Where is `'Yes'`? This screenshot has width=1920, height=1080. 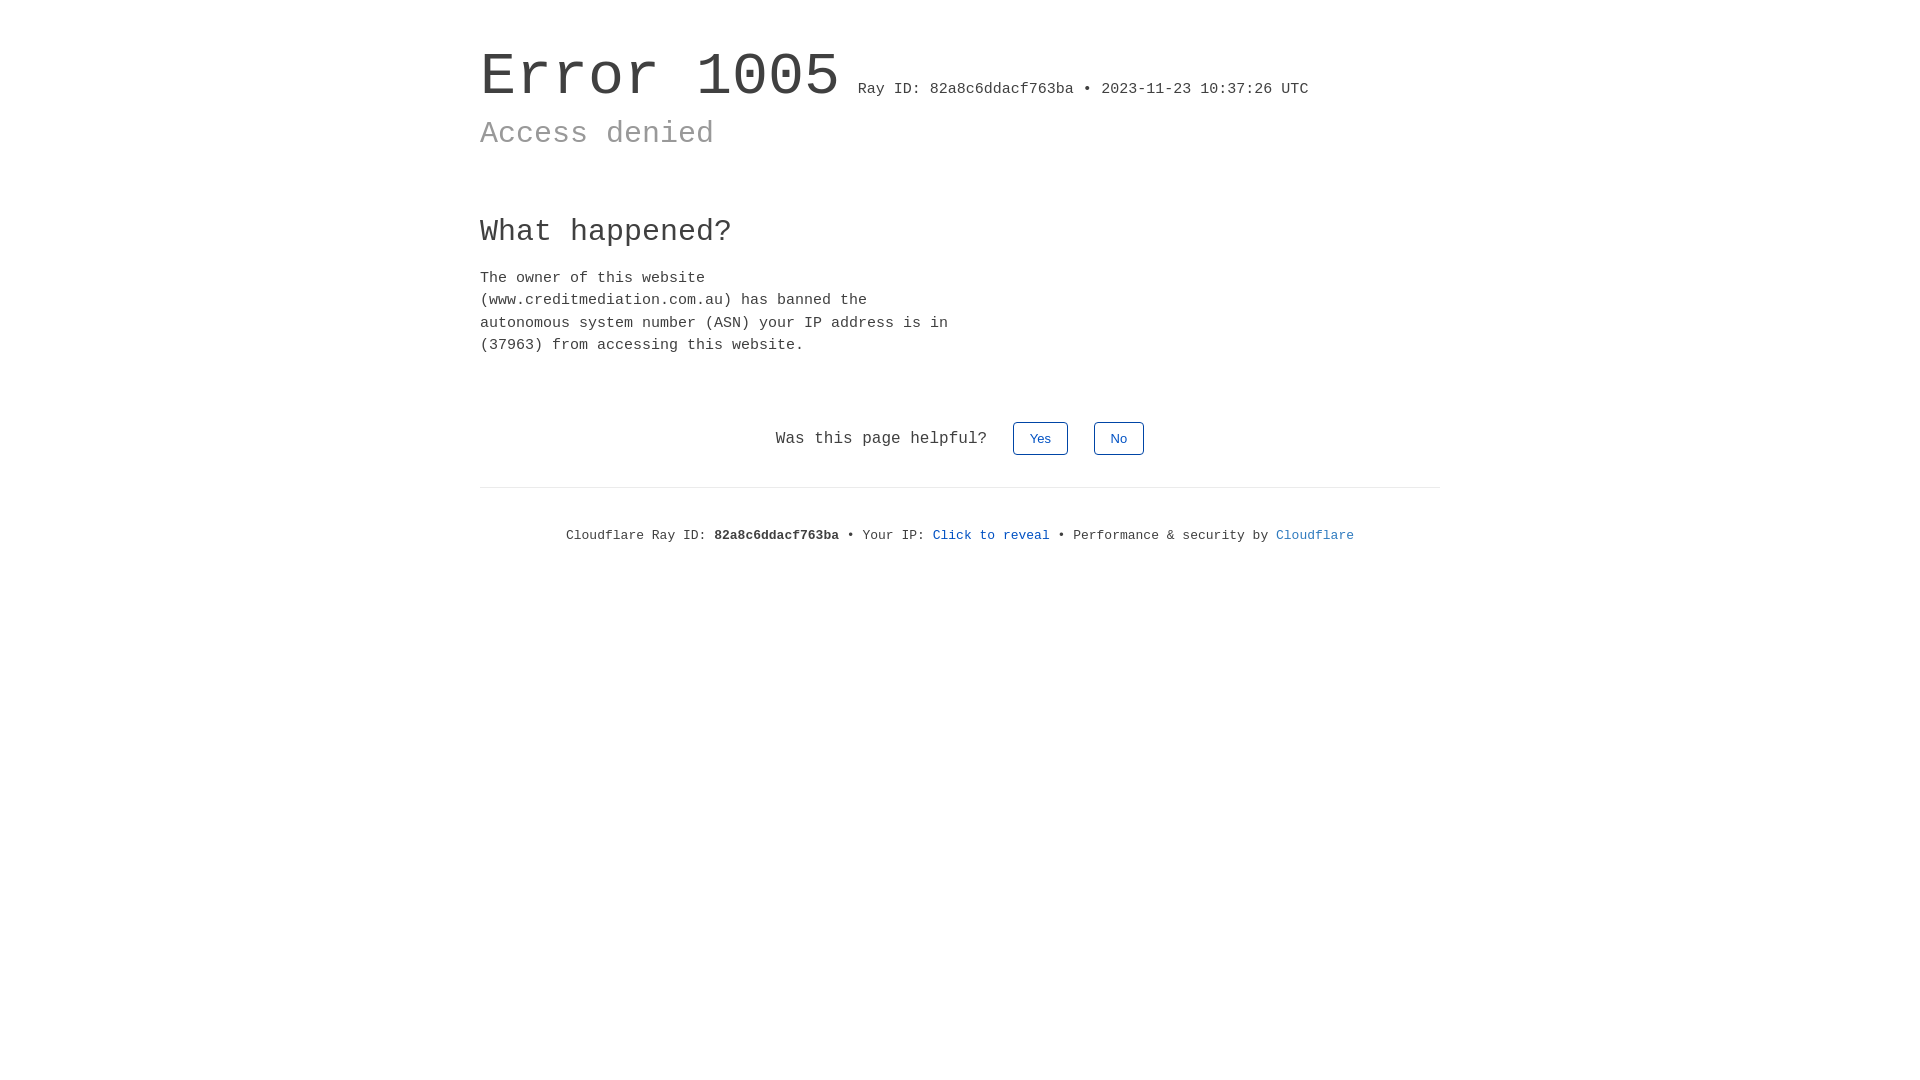
'Yes' is located at coordinates (1040, 437).